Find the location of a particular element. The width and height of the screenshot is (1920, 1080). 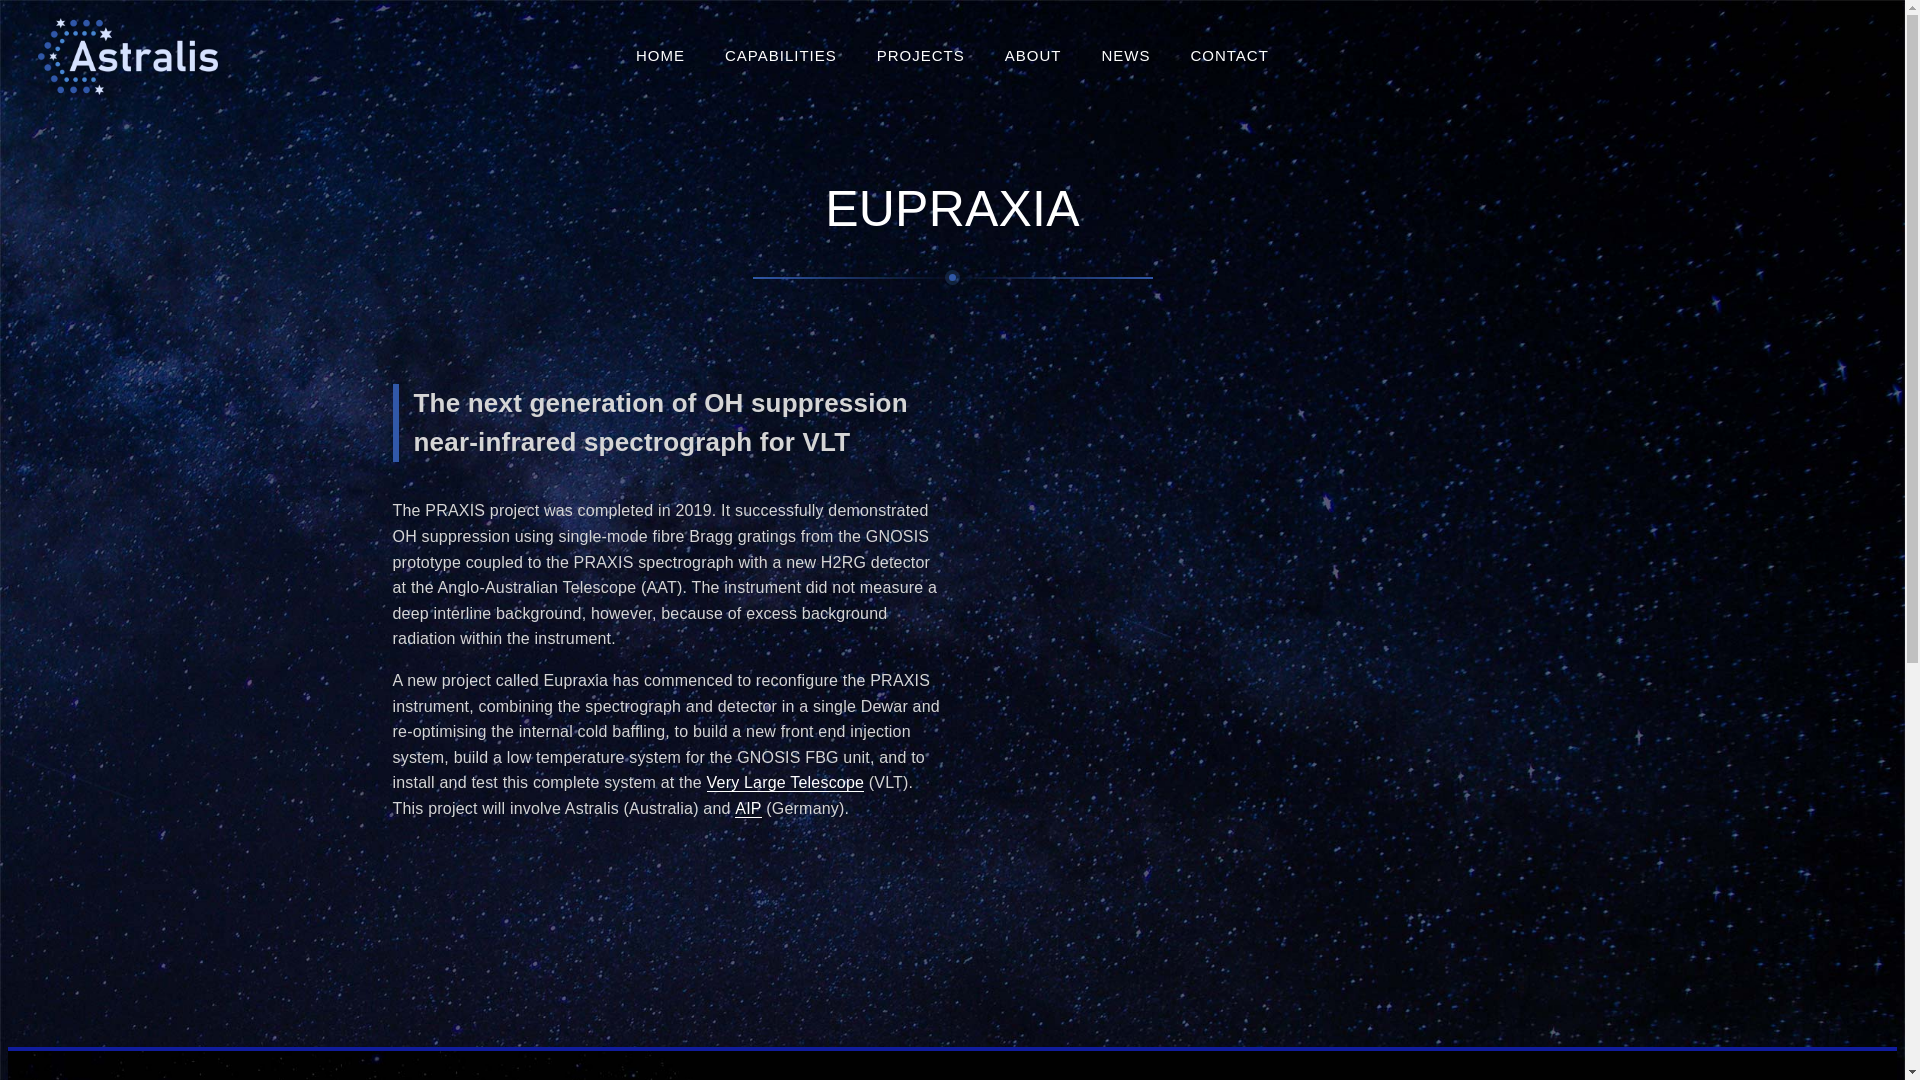

'ABOUT' is located at coordinates (1033, 55).